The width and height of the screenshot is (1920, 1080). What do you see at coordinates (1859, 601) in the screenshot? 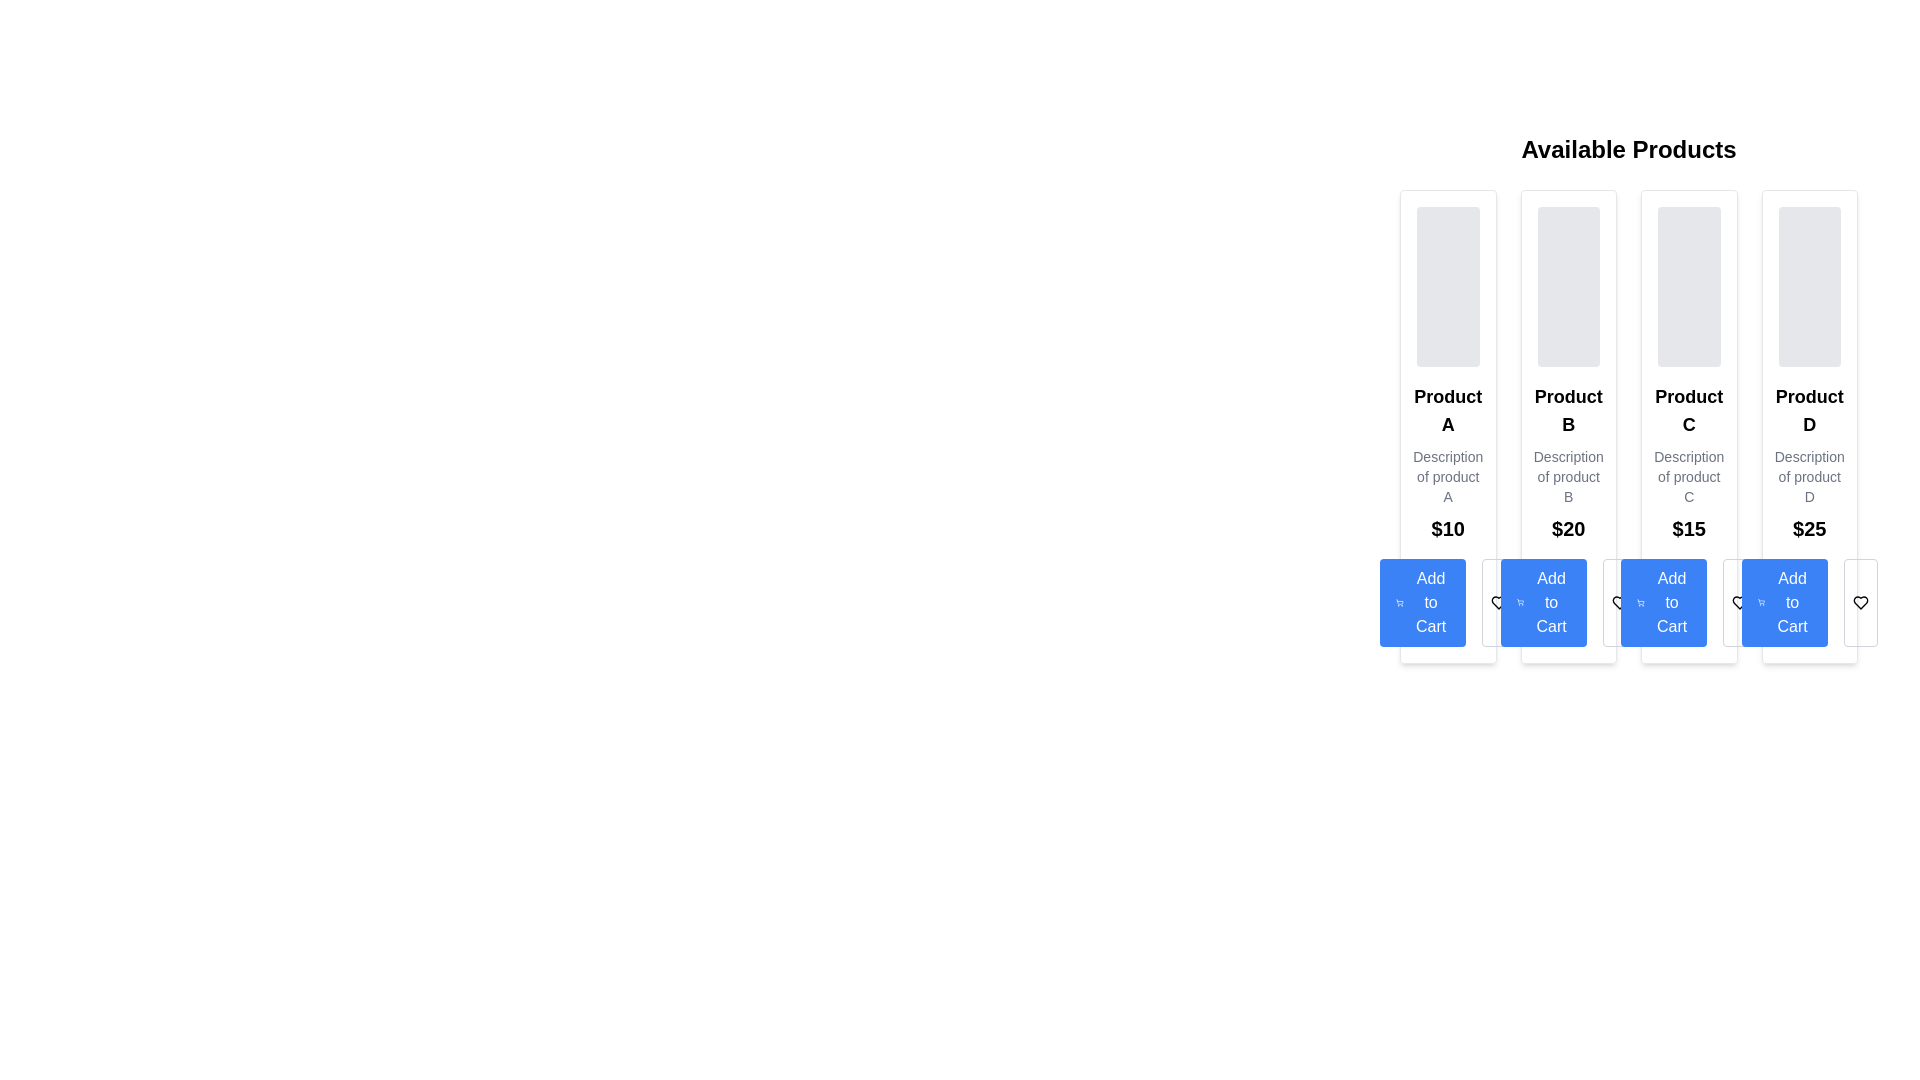
I see `the heart-shaped icon with a black outline located within the card for 'Product D'` at bounding box center [1859, 601].